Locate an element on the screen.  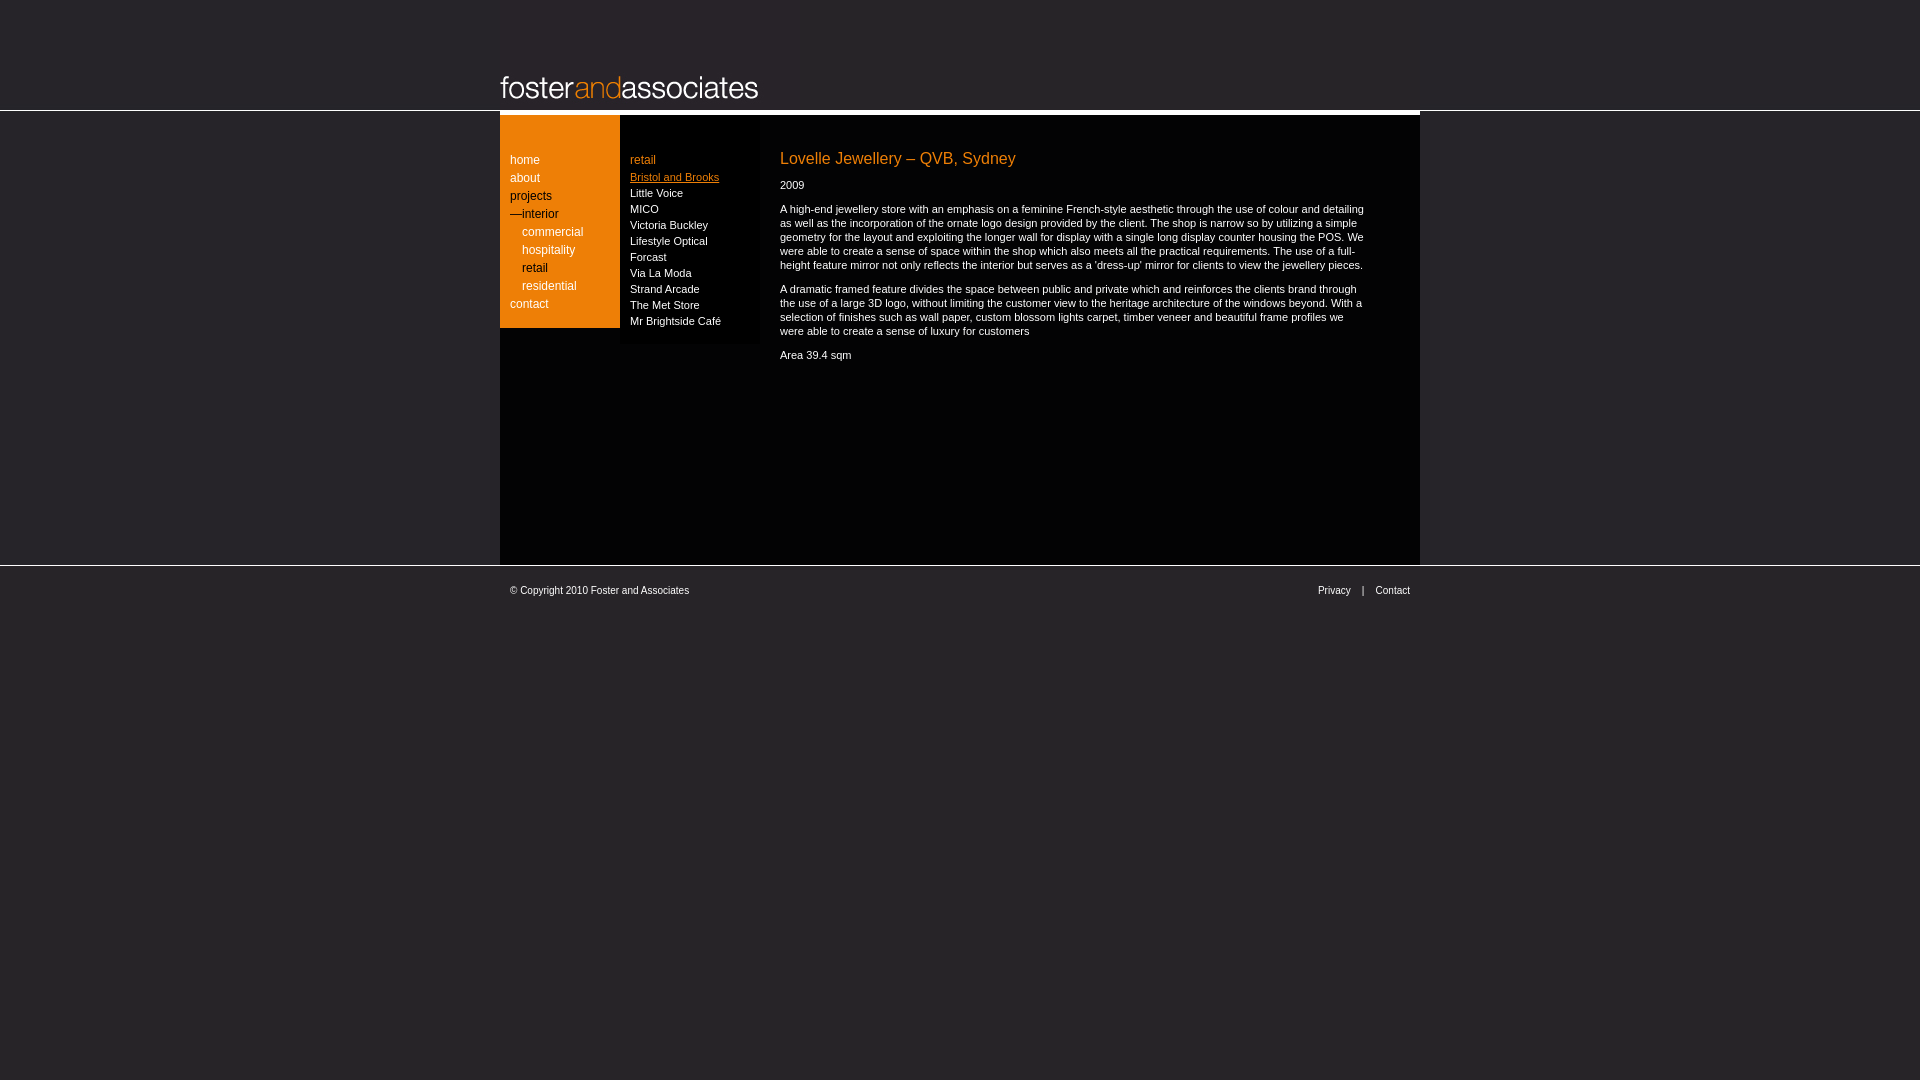
'MICO' is located at coordinates (690, 208).